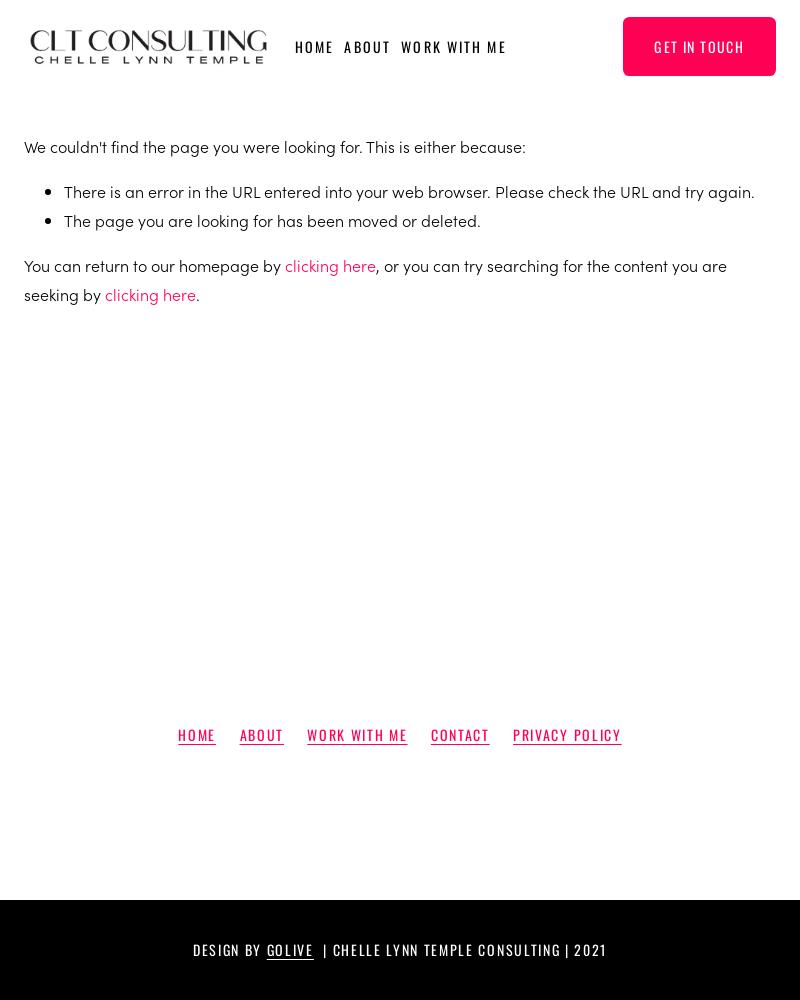 Image resolution: width=800 pixels, height=1000 pixels. Describe the element at coordinates (195, 293) in the screenshot. I see `'.'` at that location.